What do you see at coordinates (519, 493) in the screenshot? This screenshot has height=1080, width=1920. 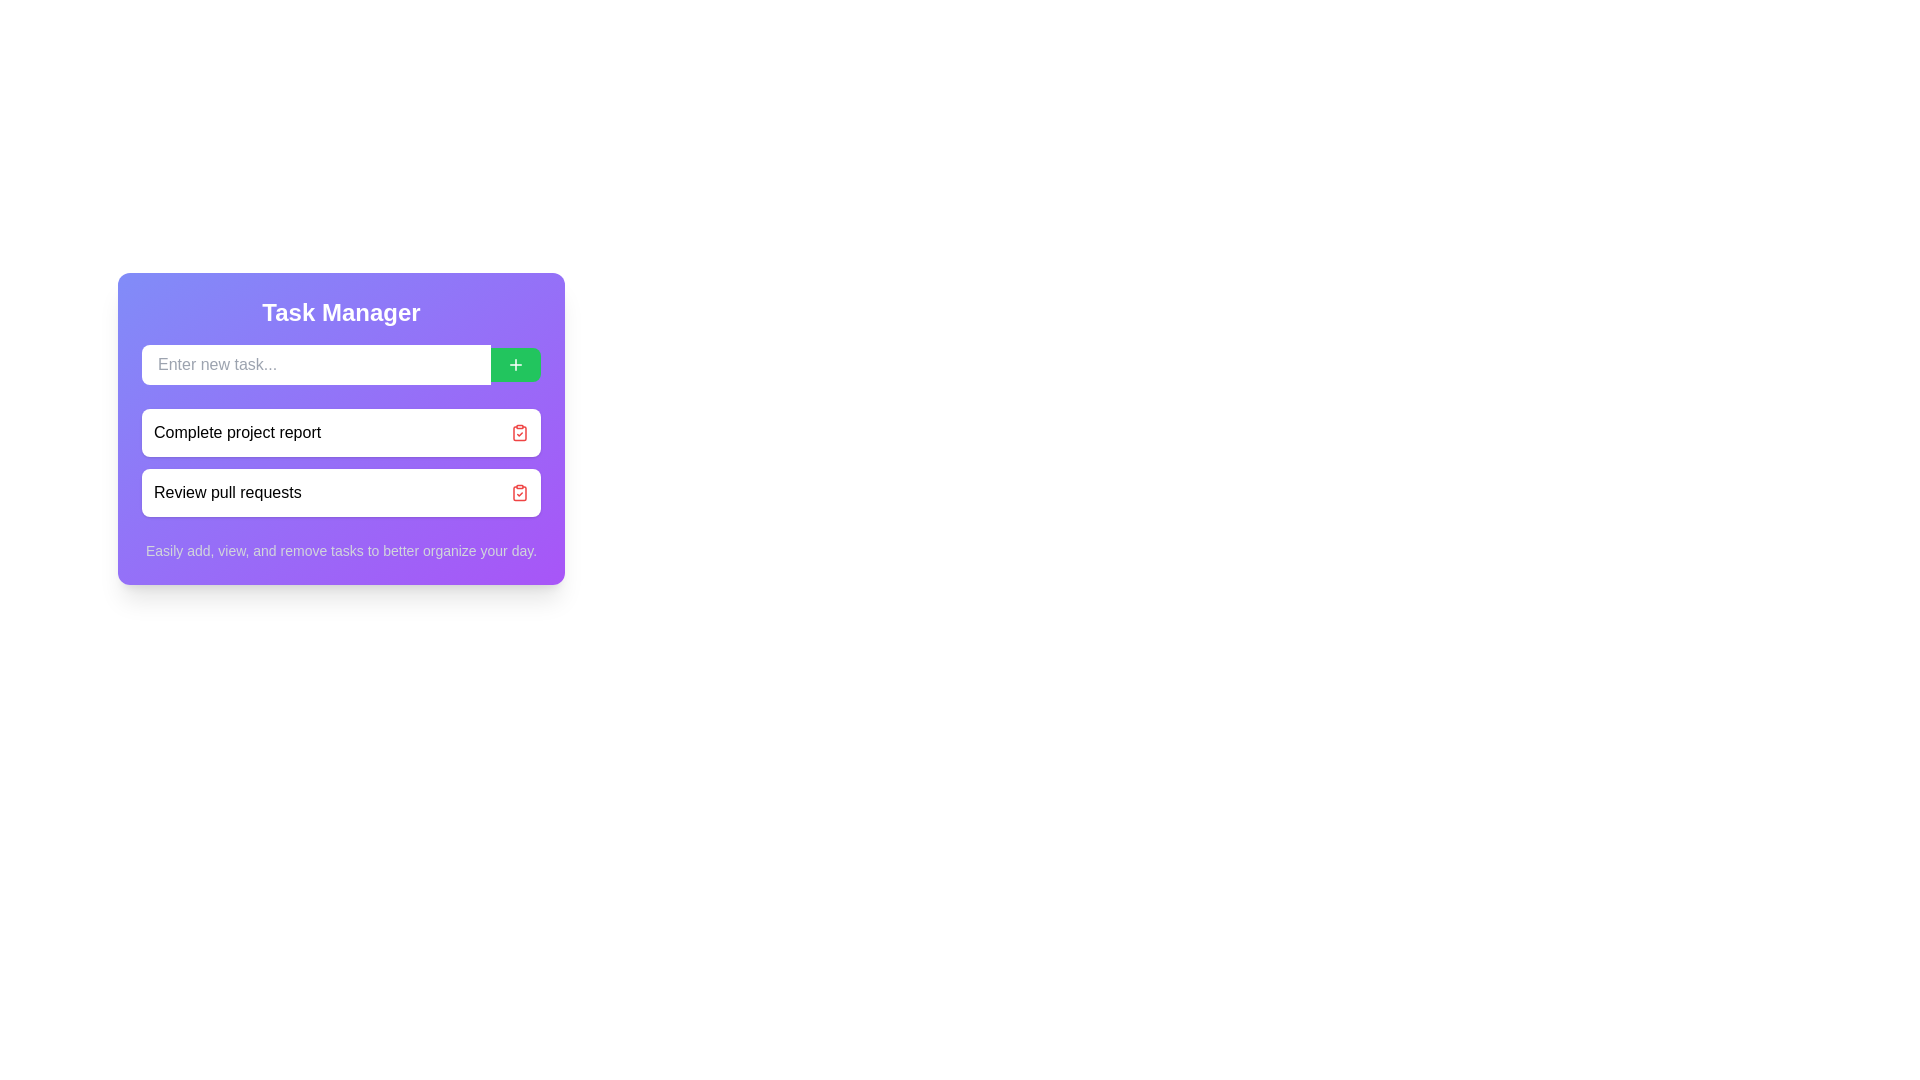 I see `the interactive button located in the second row of the task list, aligned to the right side, adjacent to the text 'Review pull requests'` at bounding box center [519, 493].